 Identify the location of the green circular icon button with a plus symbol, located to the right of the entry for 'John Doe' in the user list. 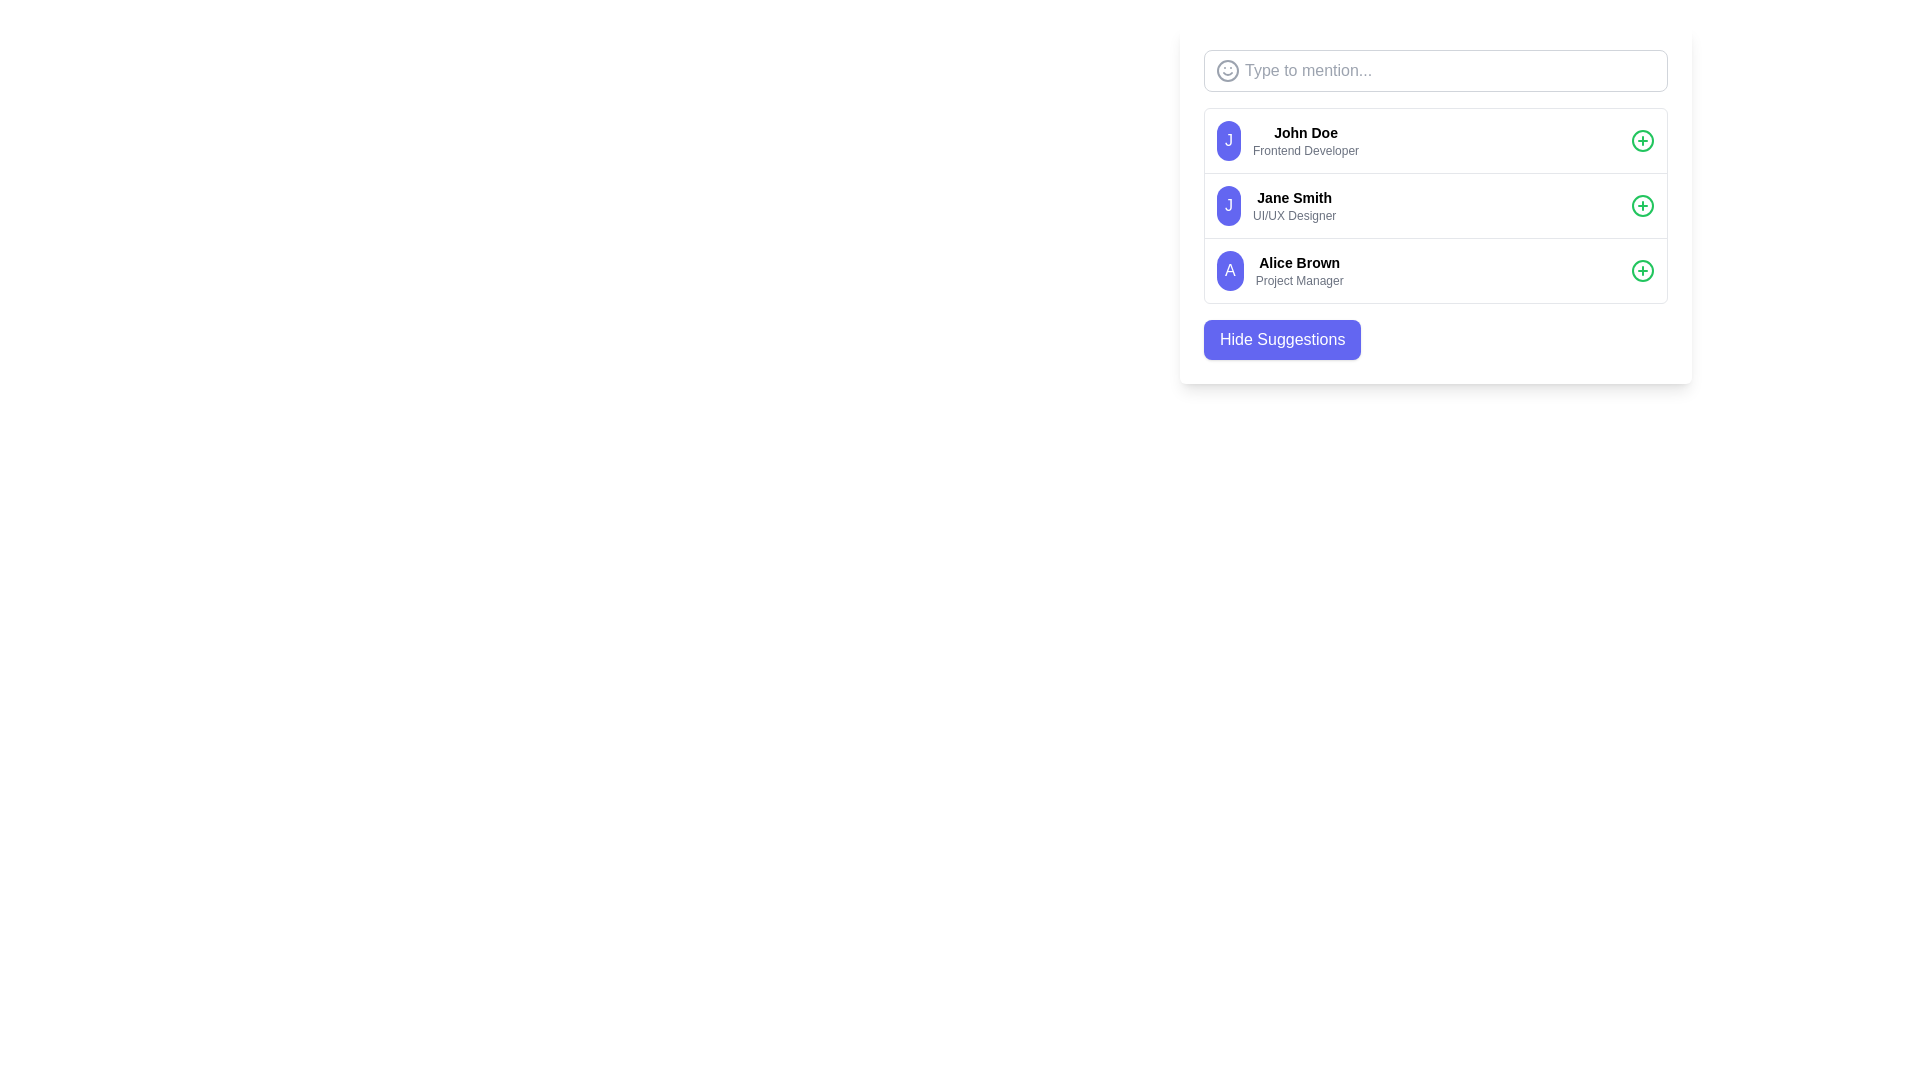
(1642, 140).